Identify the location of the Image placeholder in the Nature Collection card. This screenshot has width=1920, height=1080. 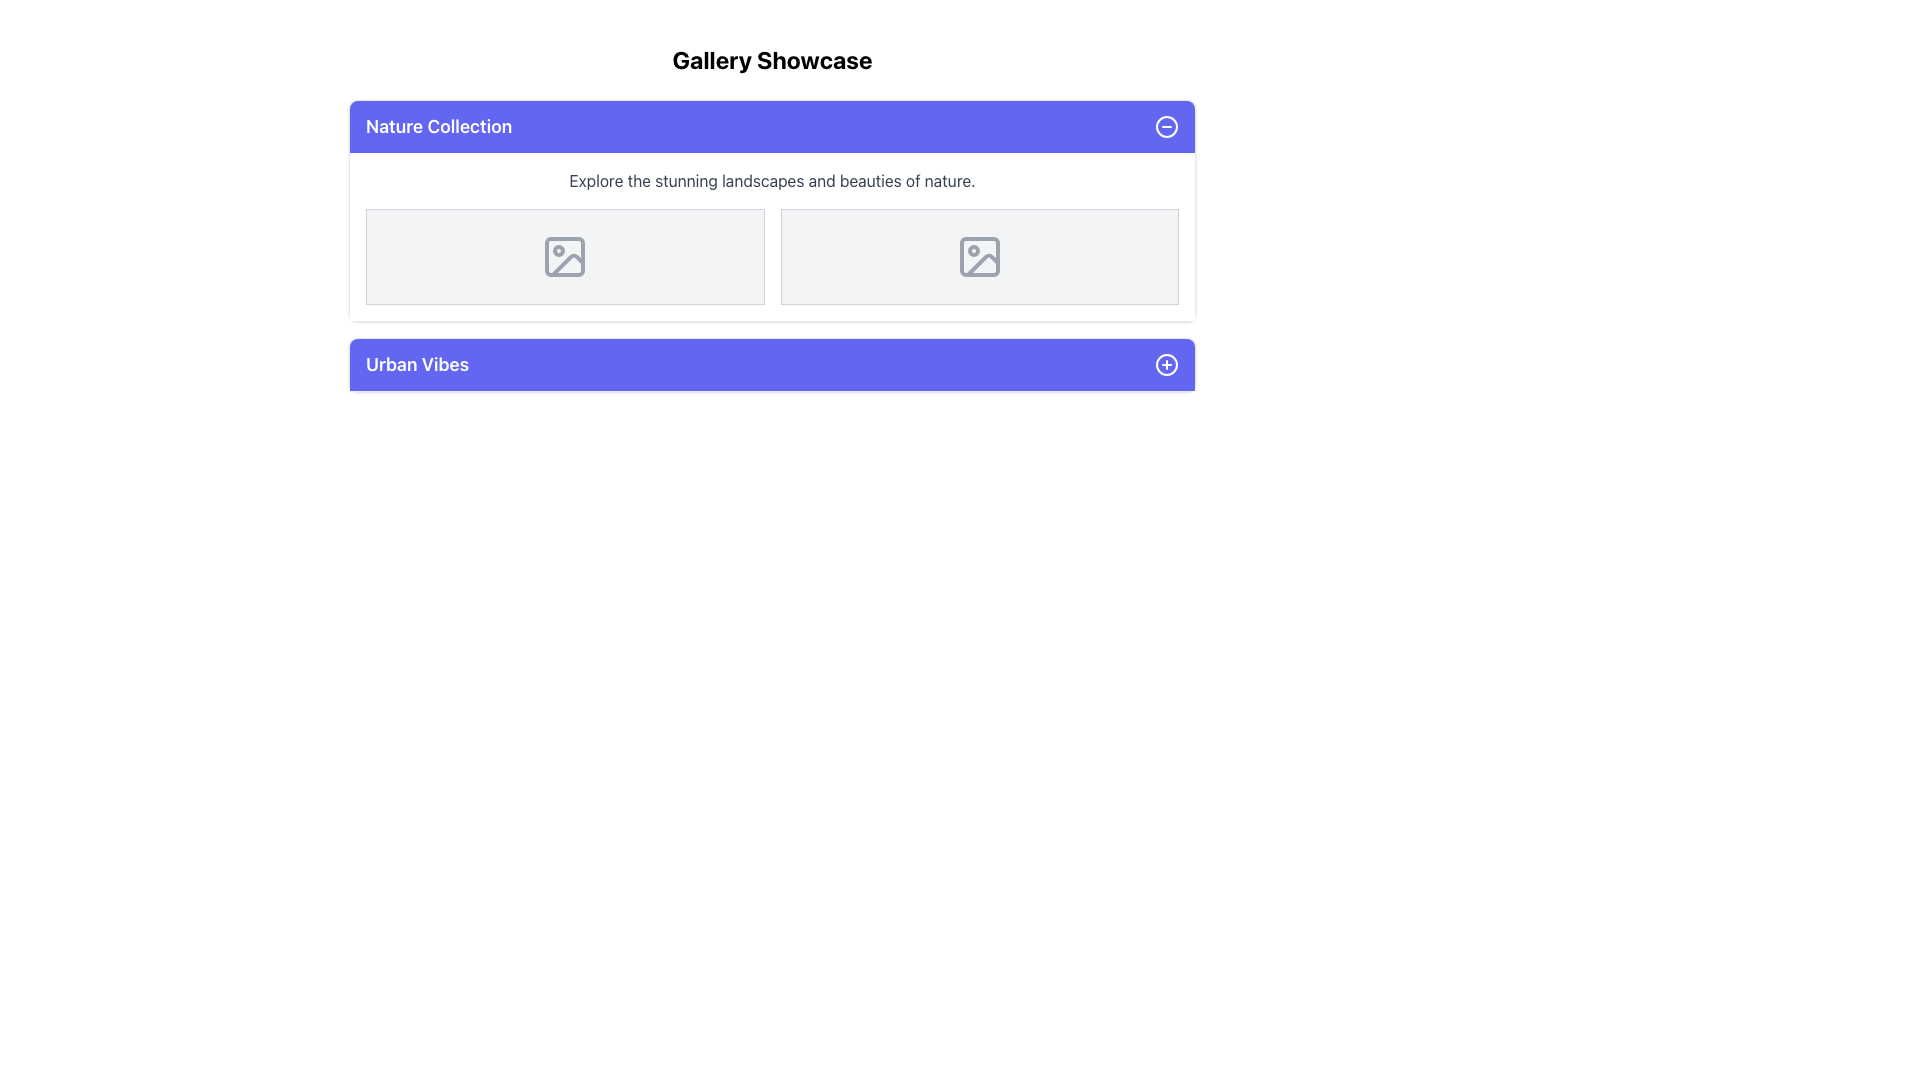
(979, 256).